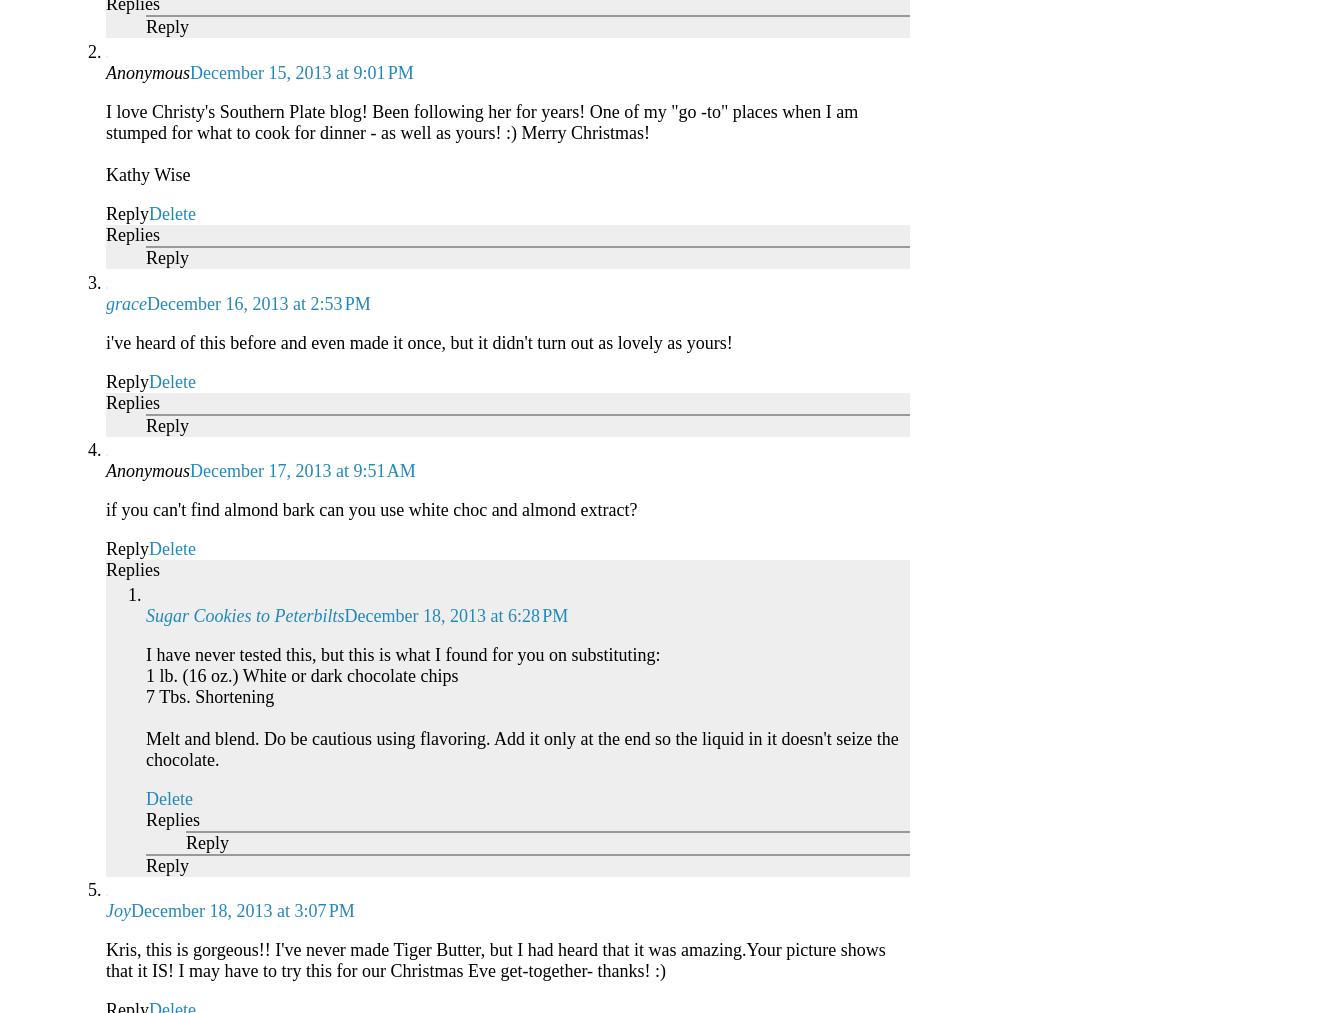 The width and height of the screenshot is (1328, 1013). What do you see at coordinates (125, 301) in the screenshot?
I see `'grace'` at bounding box center [125, 301].